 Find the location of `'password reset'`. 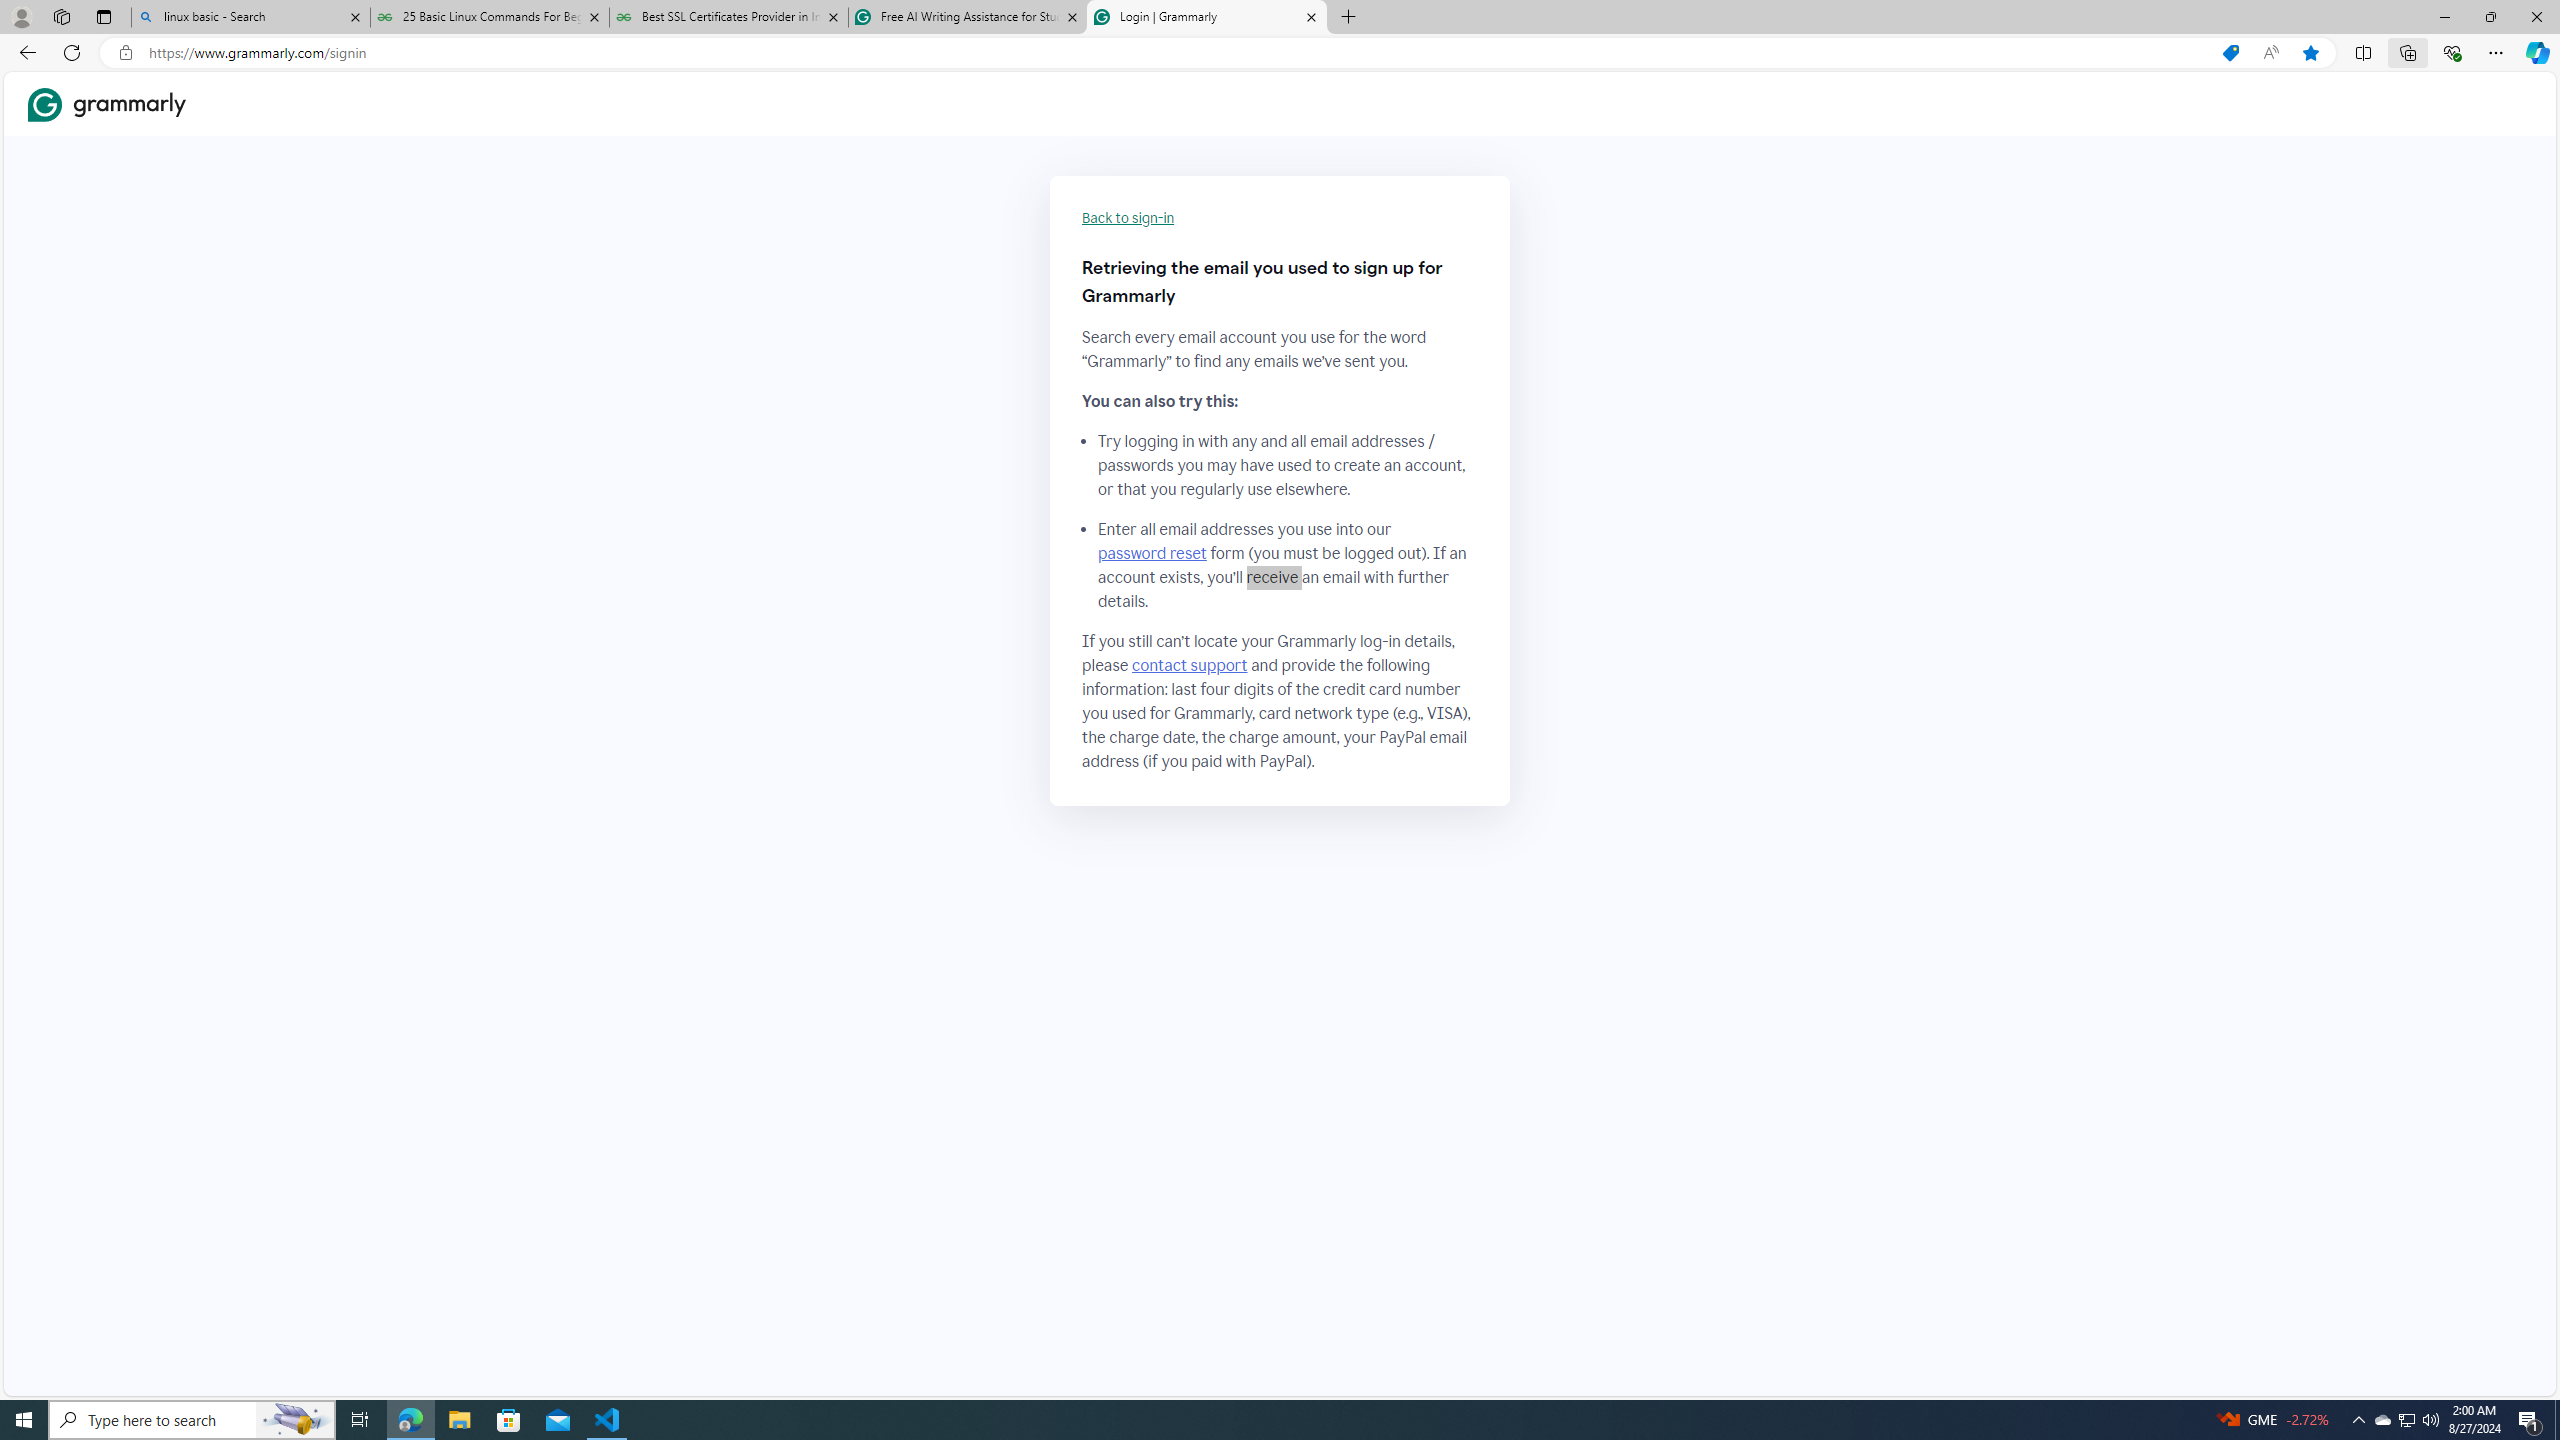

'password reset' is located at coordinates (1151, 552).